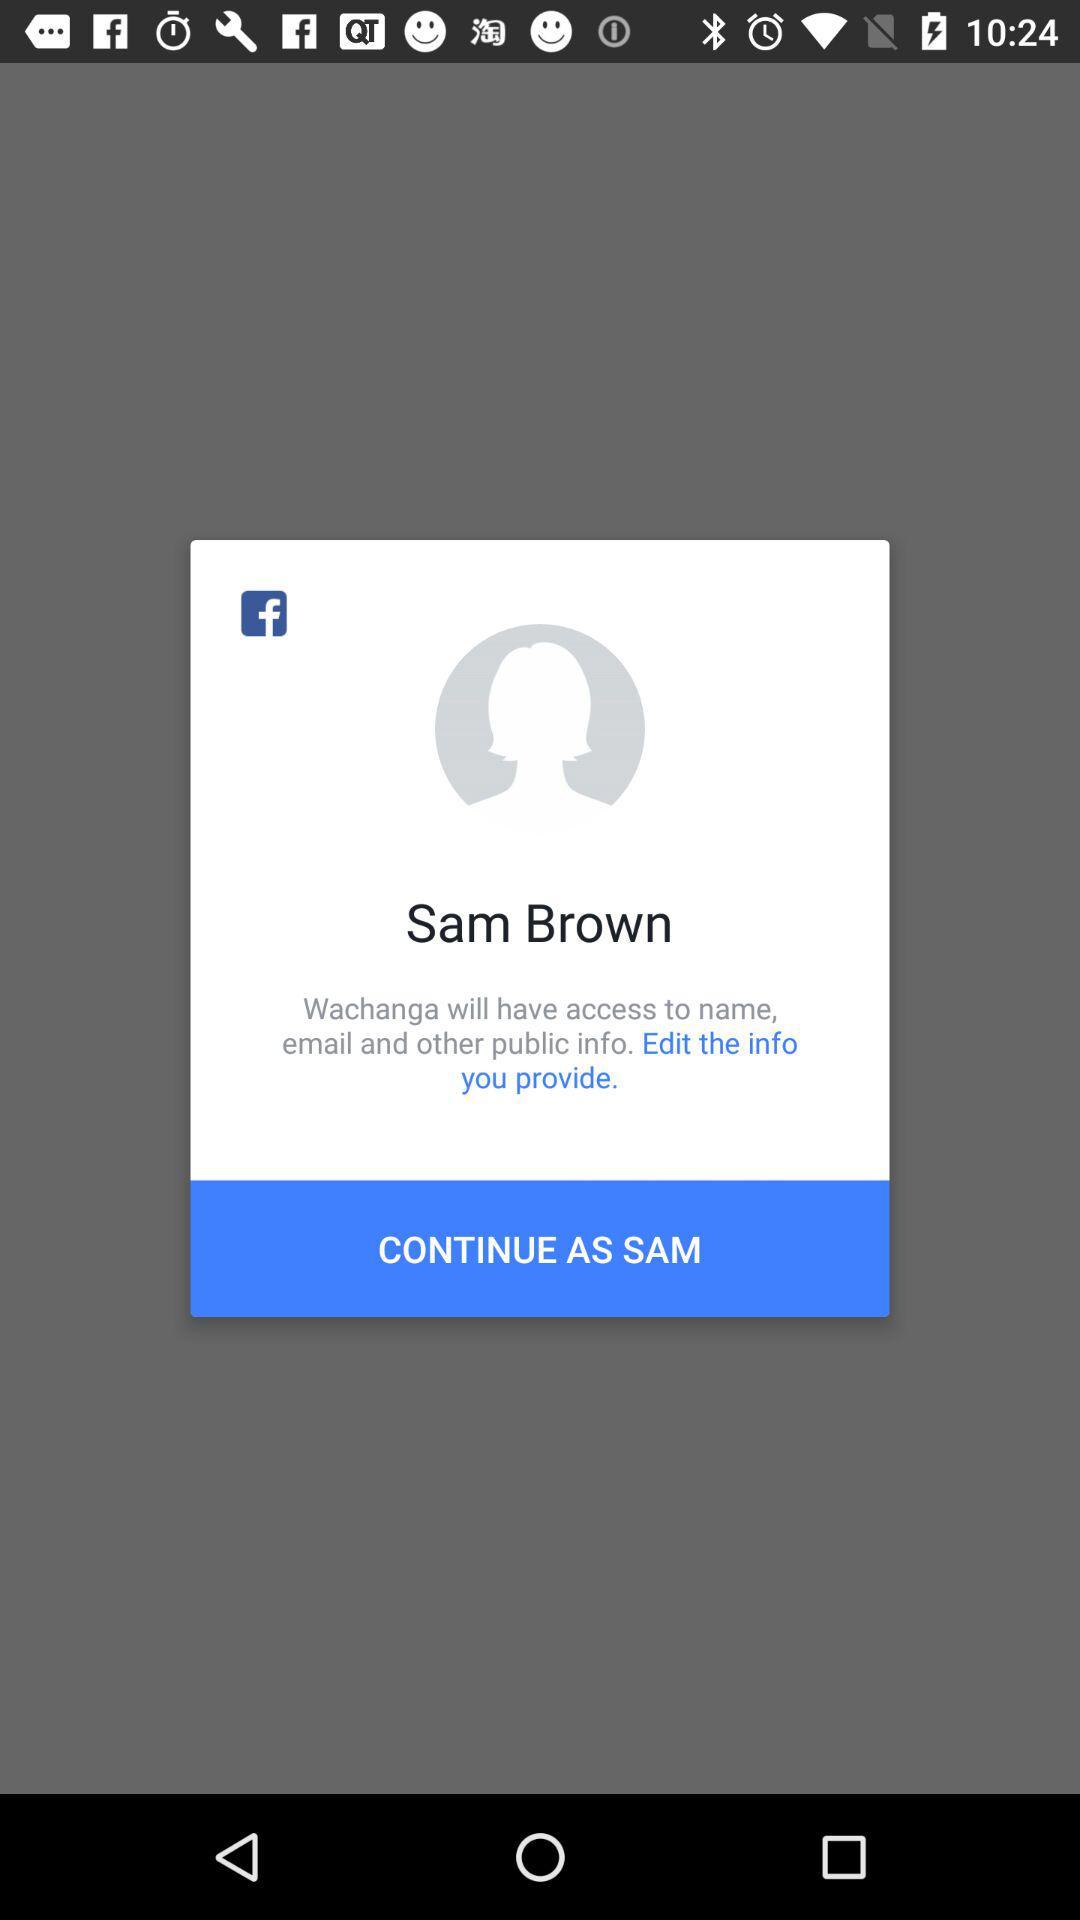 This screenshot has height=1920, width=1080. What do you see at coordinates (540, 1041) in the screenshot?
I see `the item below sam brown item` at bounding box center [540, 1041].